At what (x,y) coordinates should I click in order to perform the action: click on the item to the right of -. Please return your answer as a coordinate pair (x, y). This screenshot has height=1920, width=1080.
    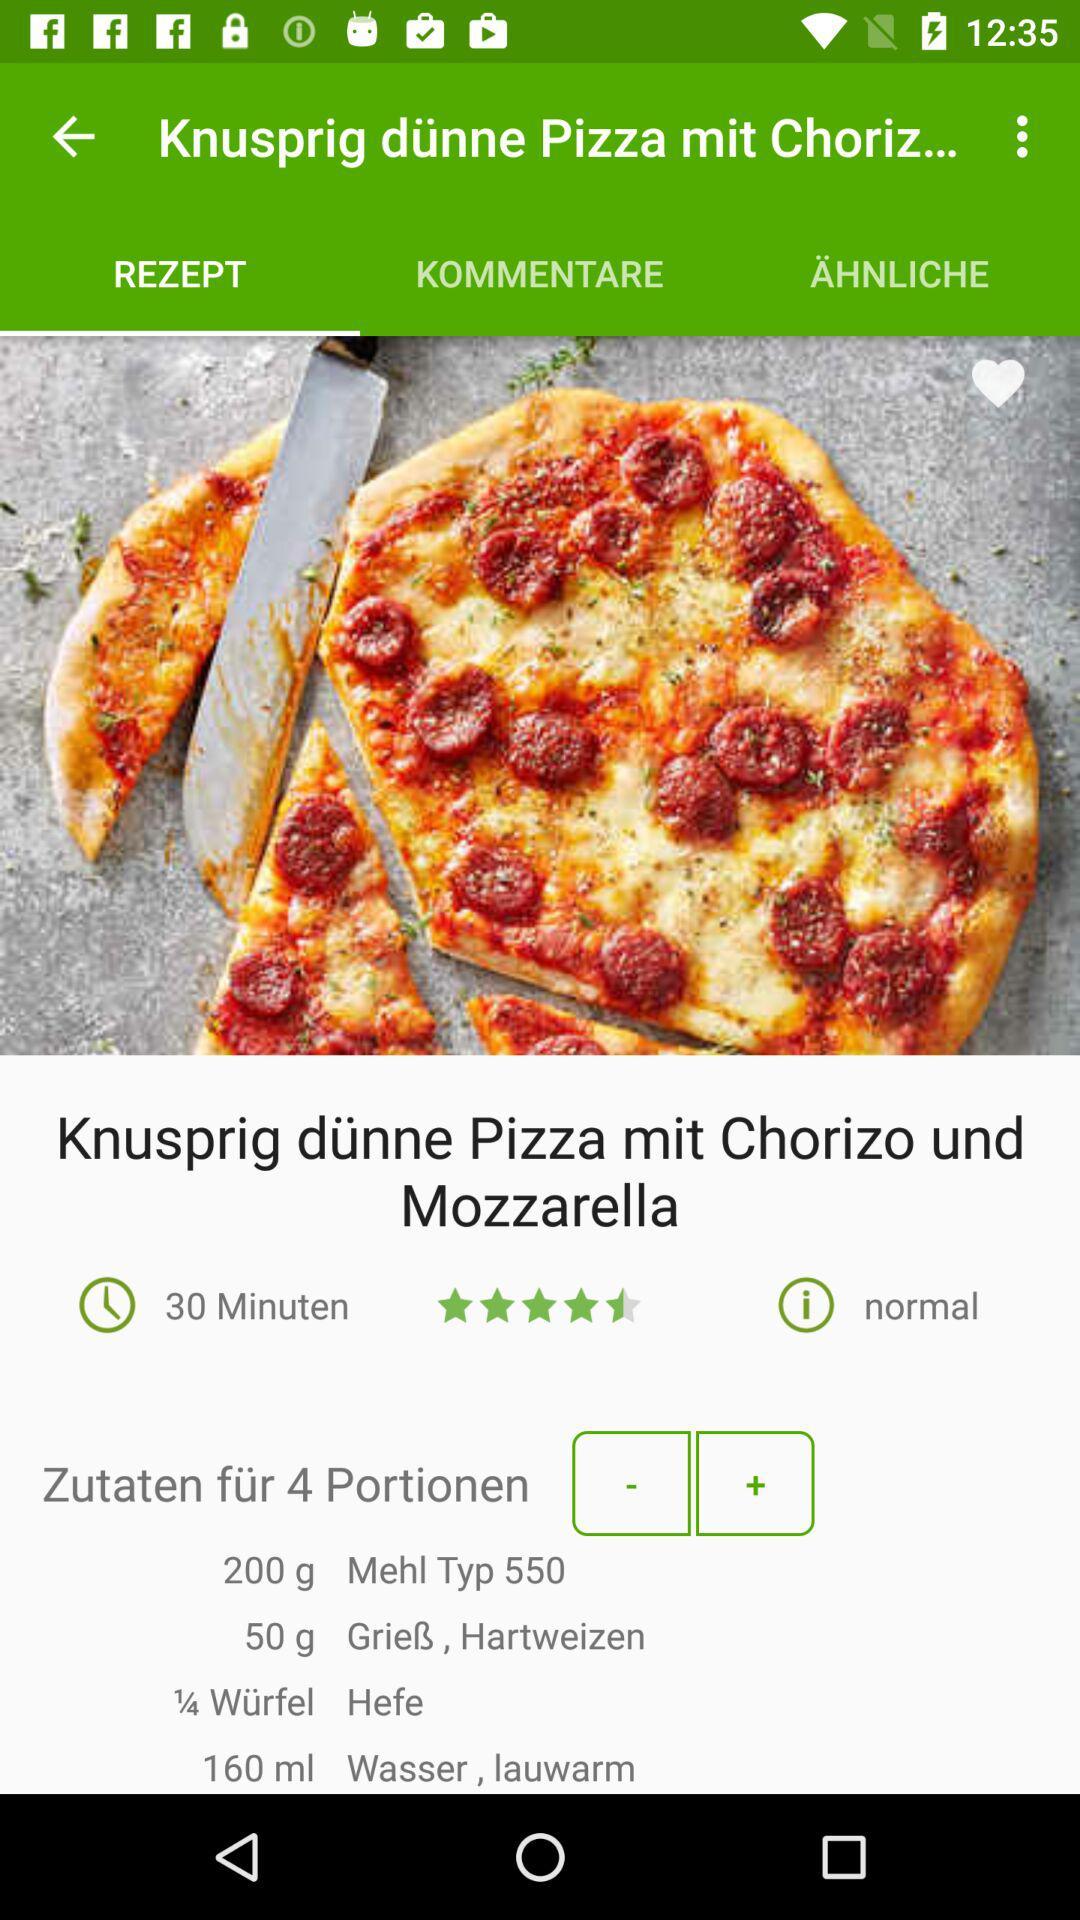
    Looking at the image, I should click on (755, 1483).